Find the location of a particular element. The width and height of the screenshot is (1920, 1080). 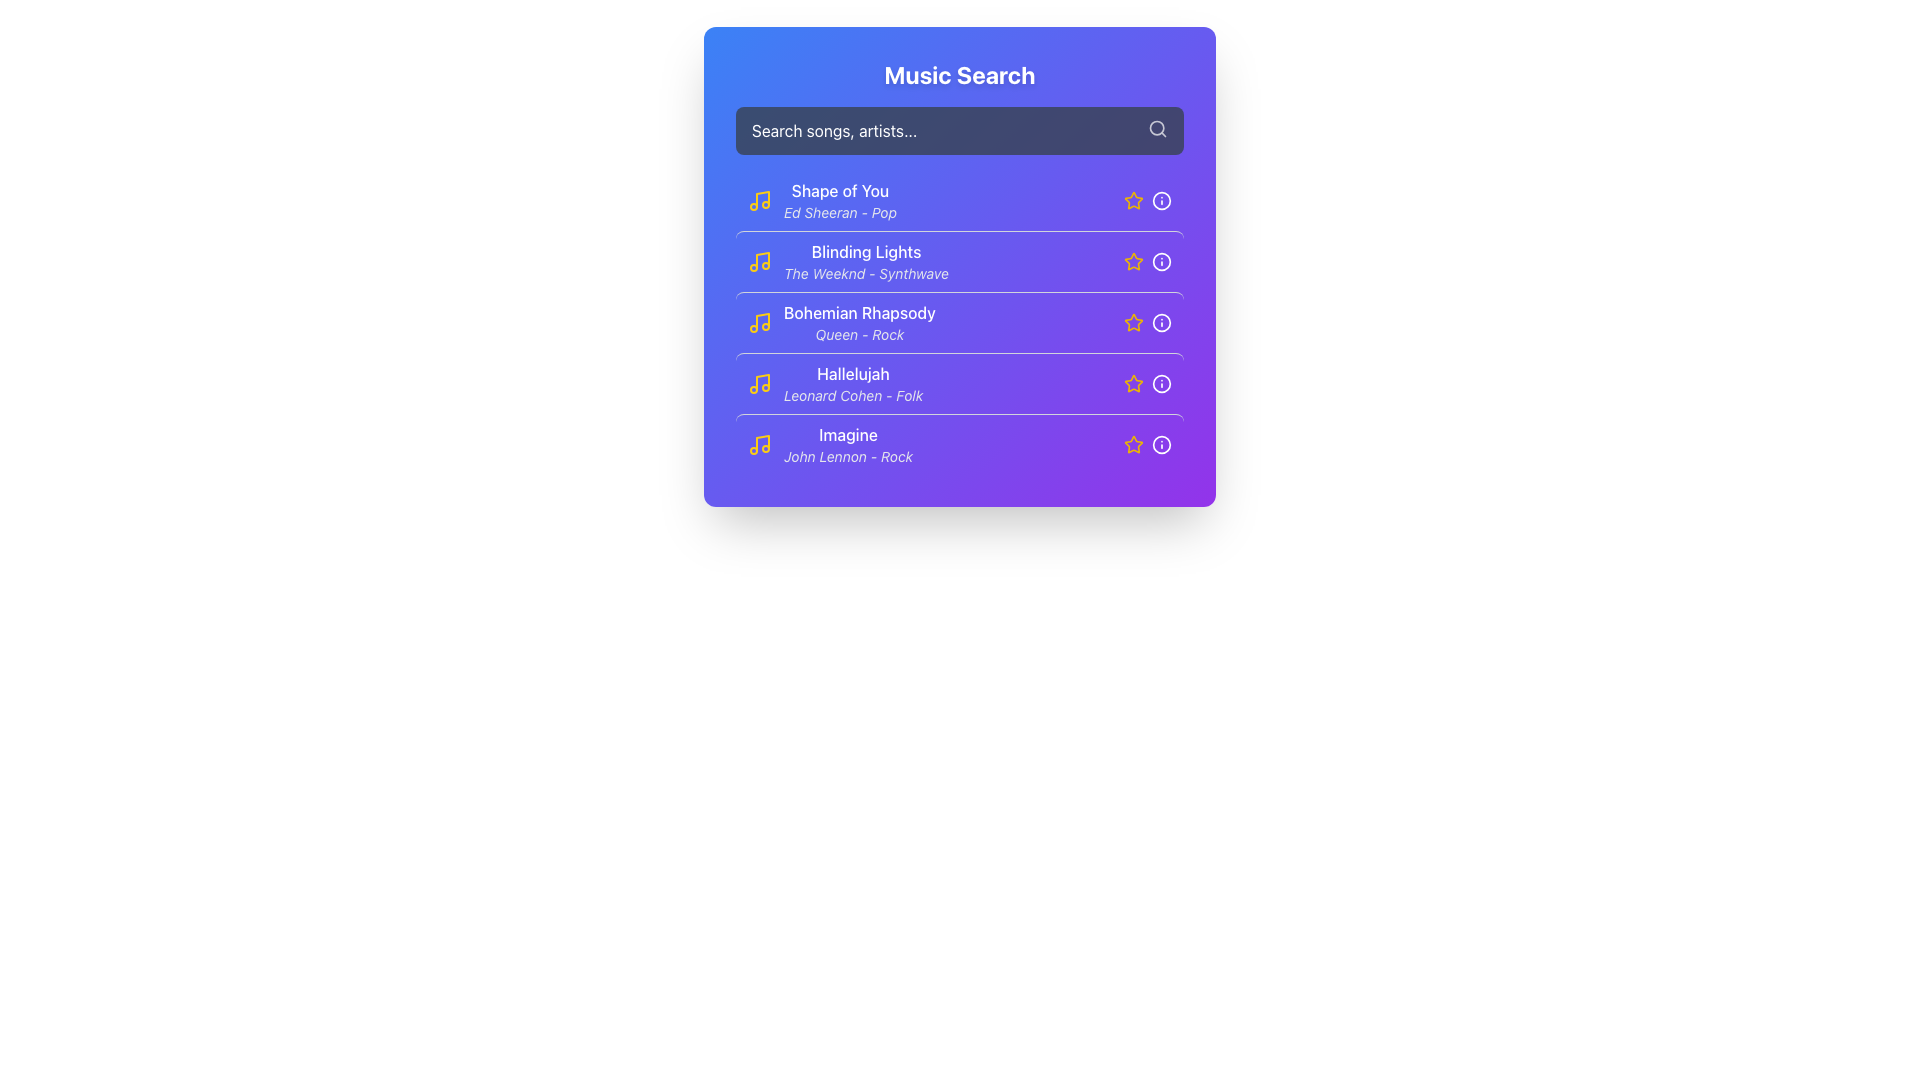

the text label providing additional metadata for the song 'Blinding Lights', which is located below the song title in the music search list is located at coordinates (866, 273).